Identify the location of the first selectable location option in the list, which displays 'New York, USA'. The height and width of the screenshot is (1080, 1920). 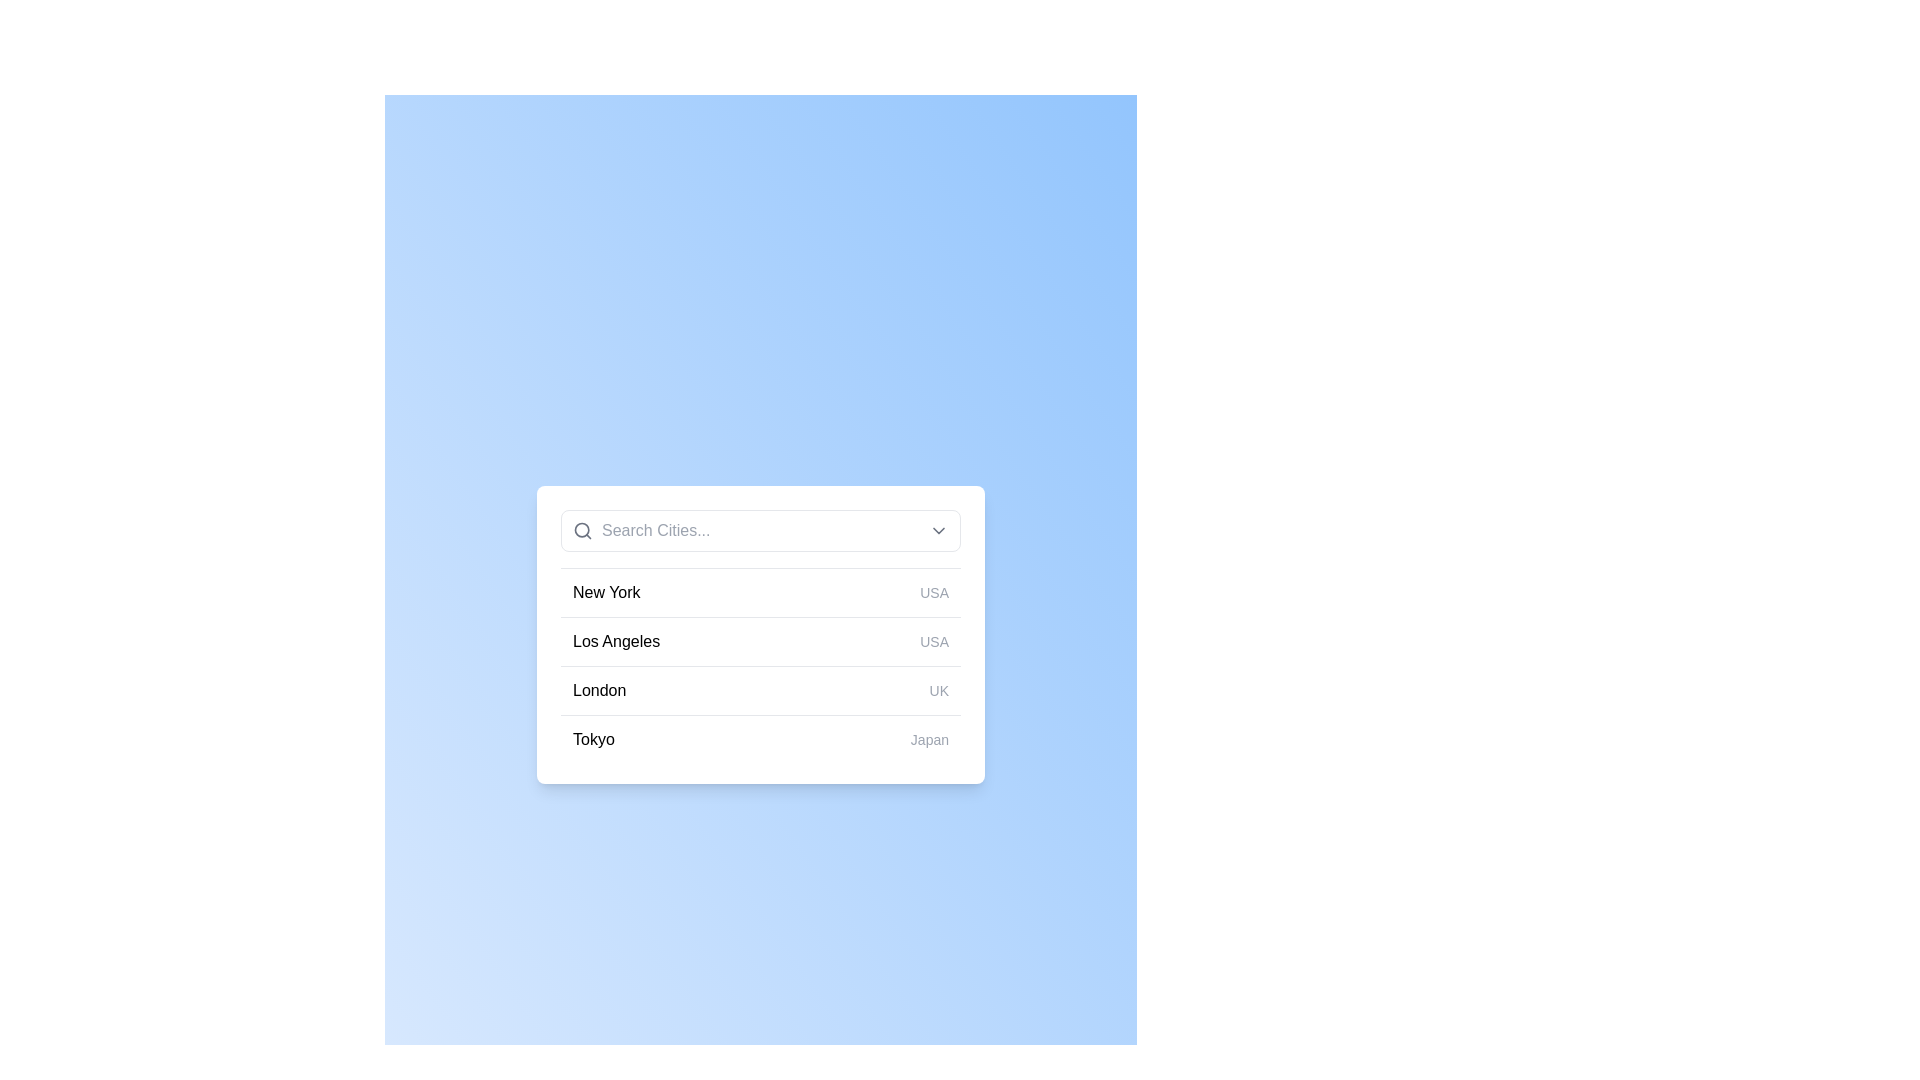
(760, 592).